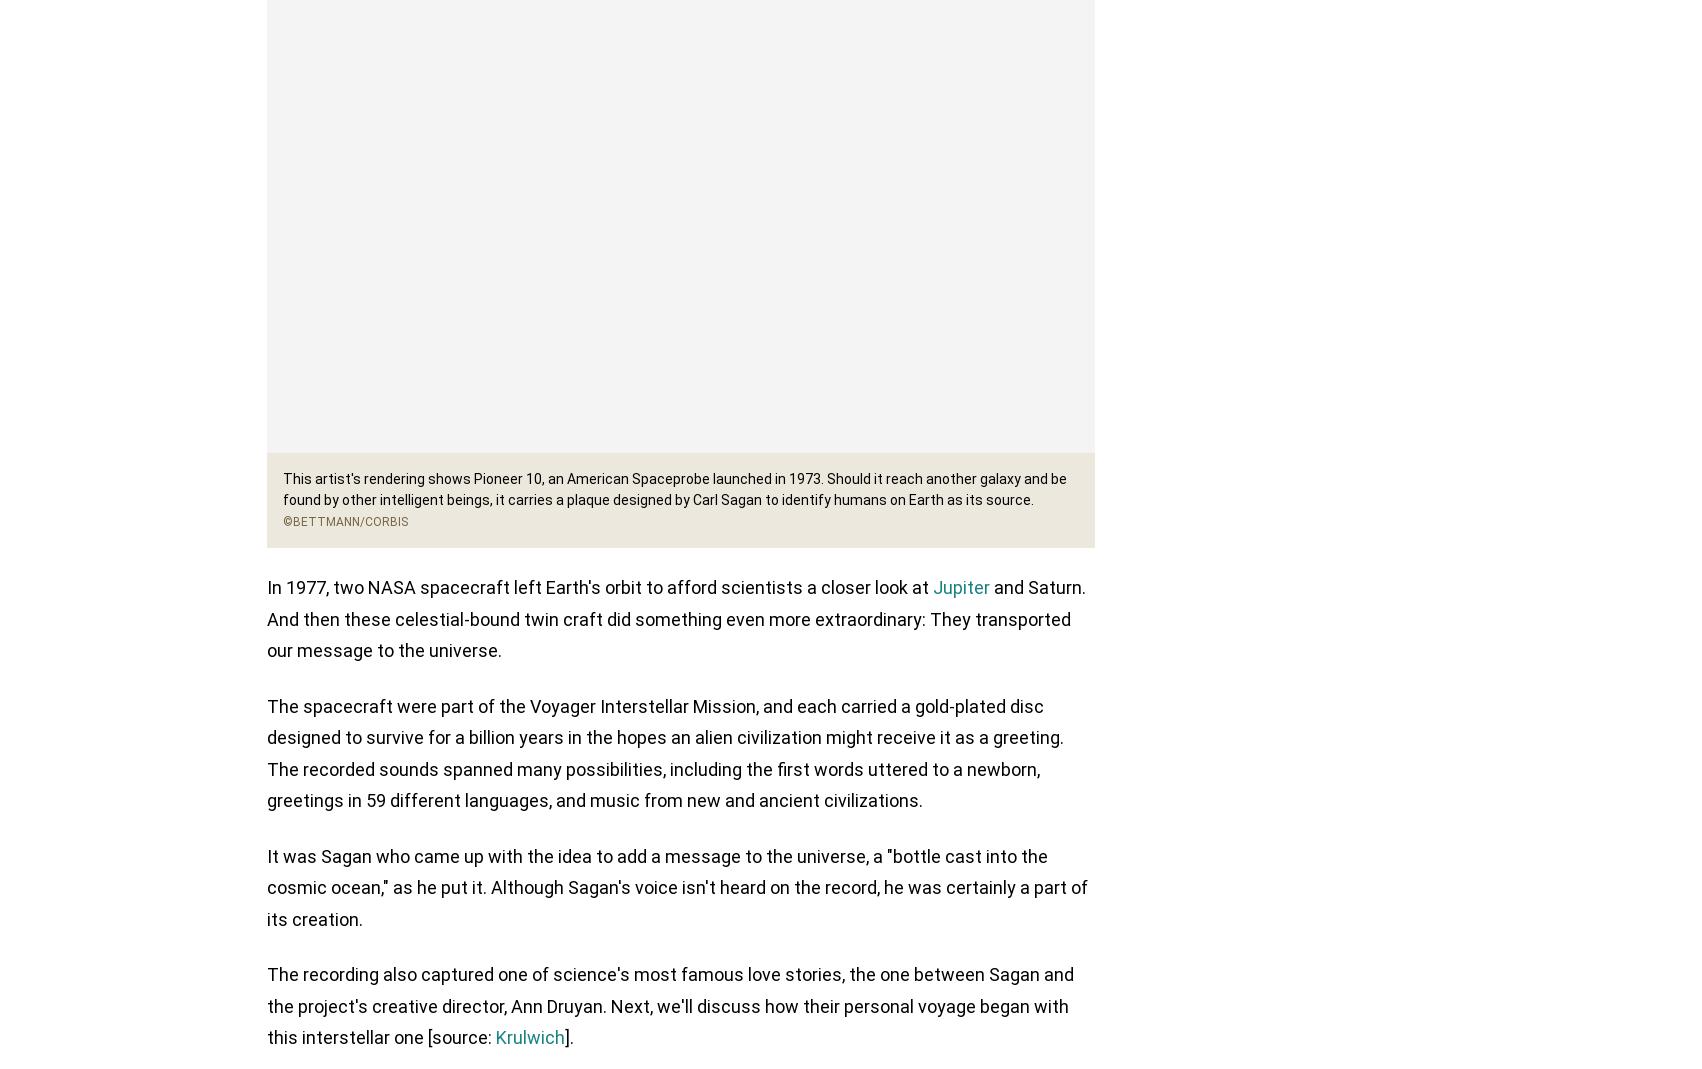  I want to click on 'Krulwich', so click(529, 1039).